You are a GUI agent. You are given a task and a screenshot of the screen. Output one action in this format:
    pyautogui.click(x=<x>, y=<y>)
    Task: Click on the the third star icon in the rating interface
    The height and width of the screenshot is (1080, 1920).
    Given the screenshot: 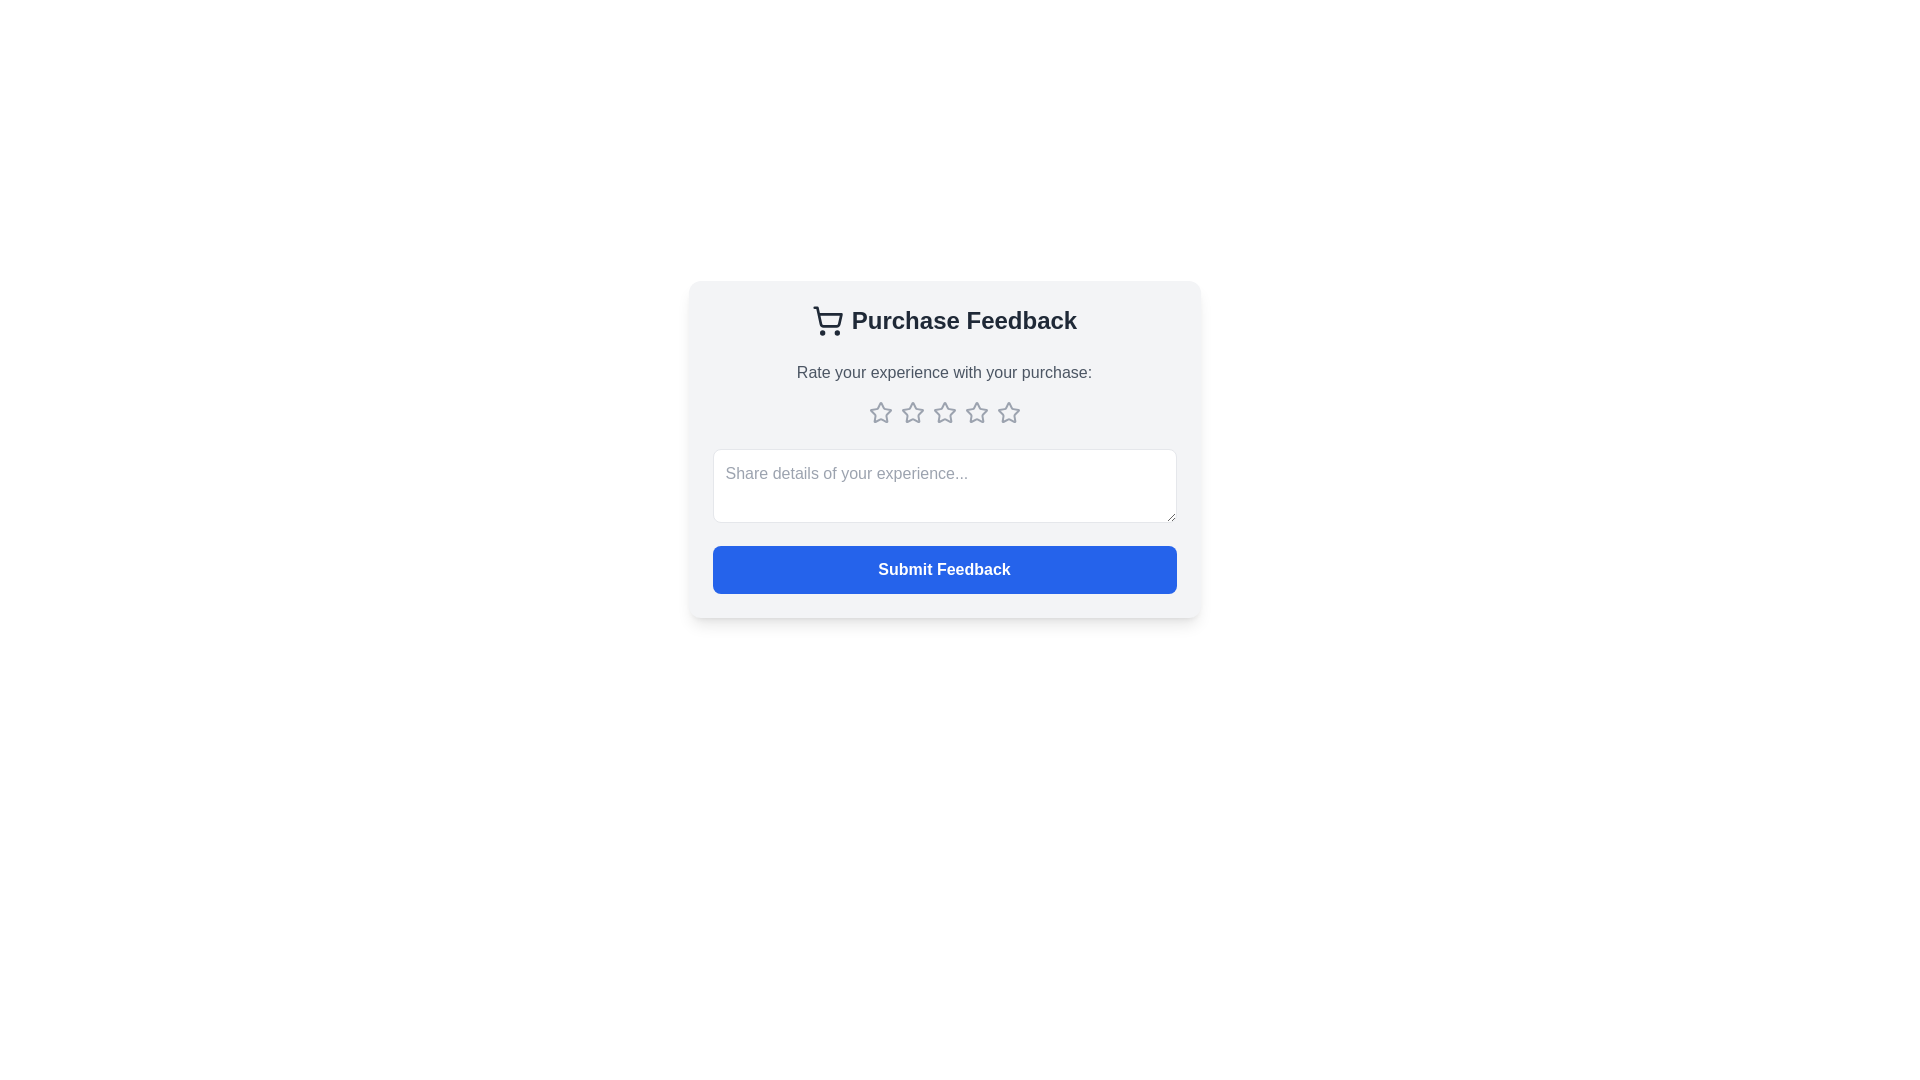 What is the action you would take?
    pyautogui.click(x=943, y=411)
    